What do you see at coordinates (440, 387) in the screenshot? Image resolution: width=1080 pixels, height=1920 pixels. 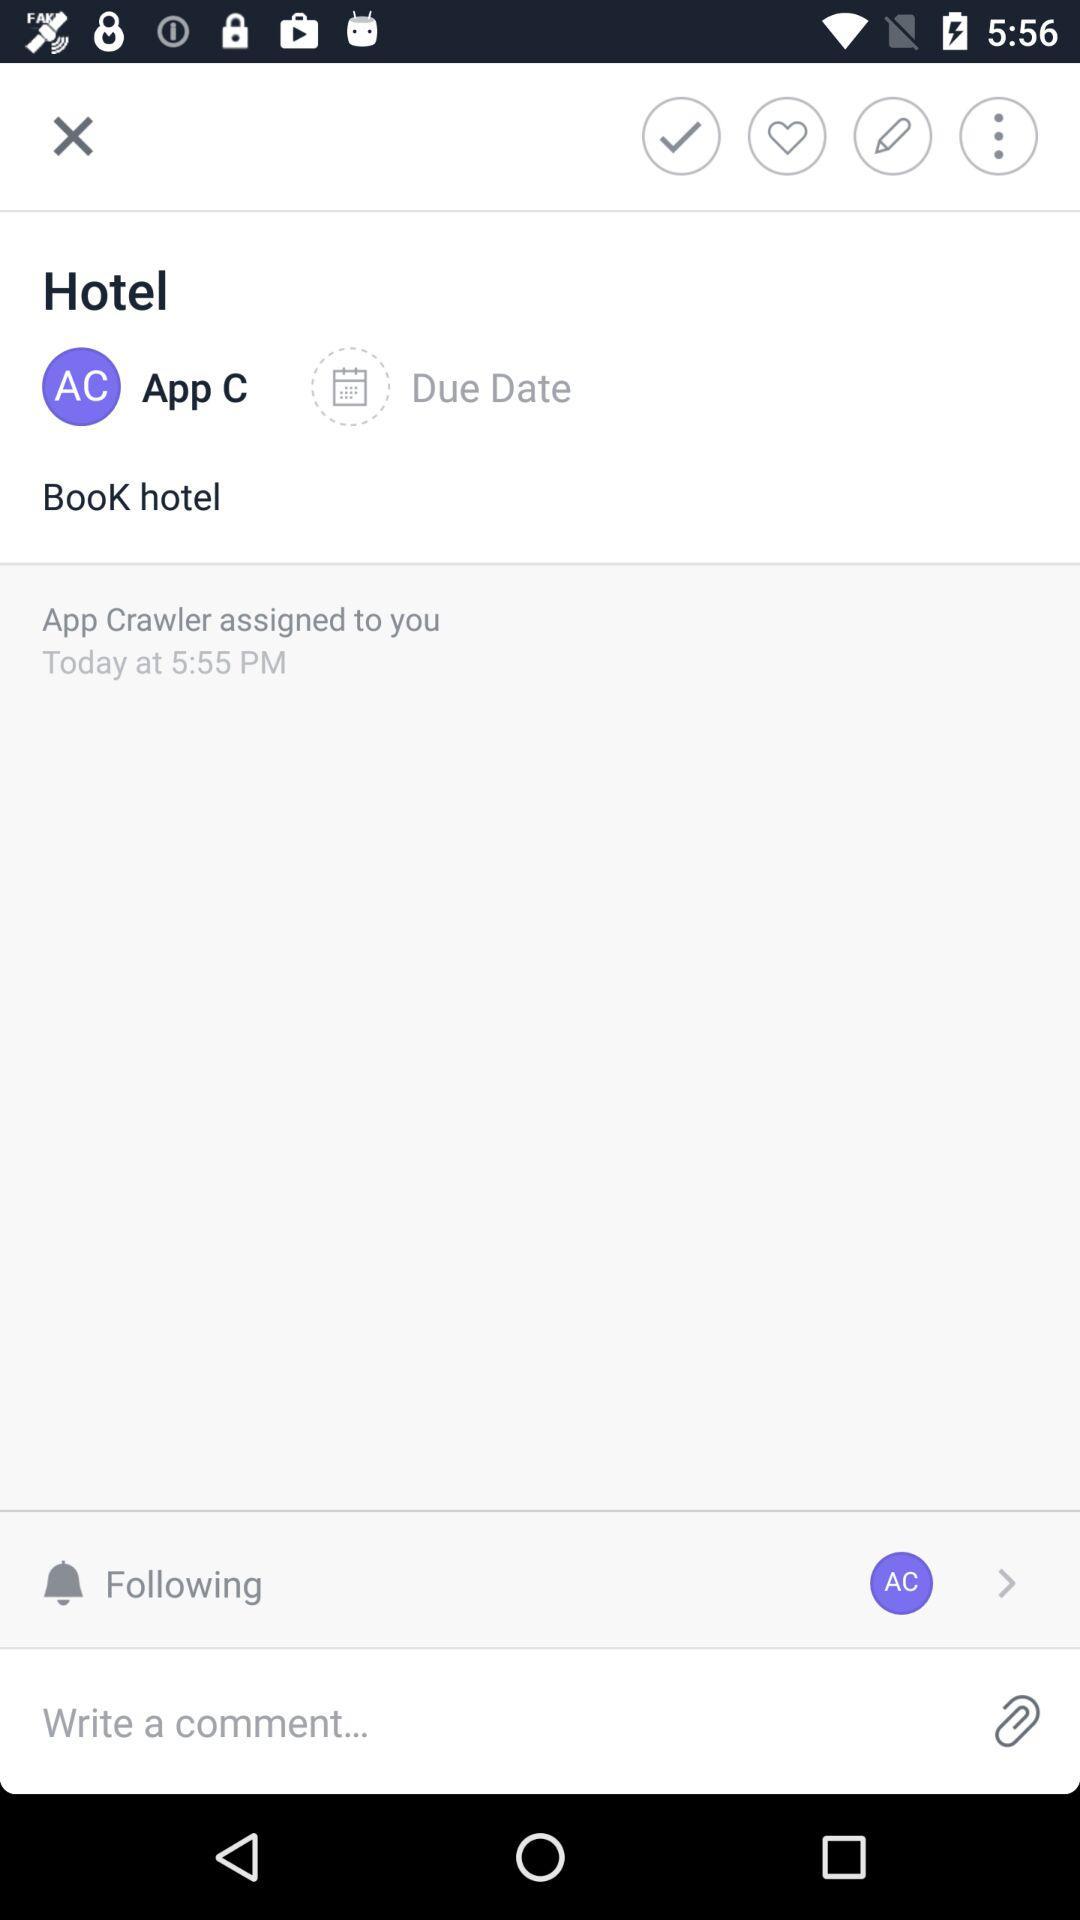 I see `due date` at bounding box center [440, 387].